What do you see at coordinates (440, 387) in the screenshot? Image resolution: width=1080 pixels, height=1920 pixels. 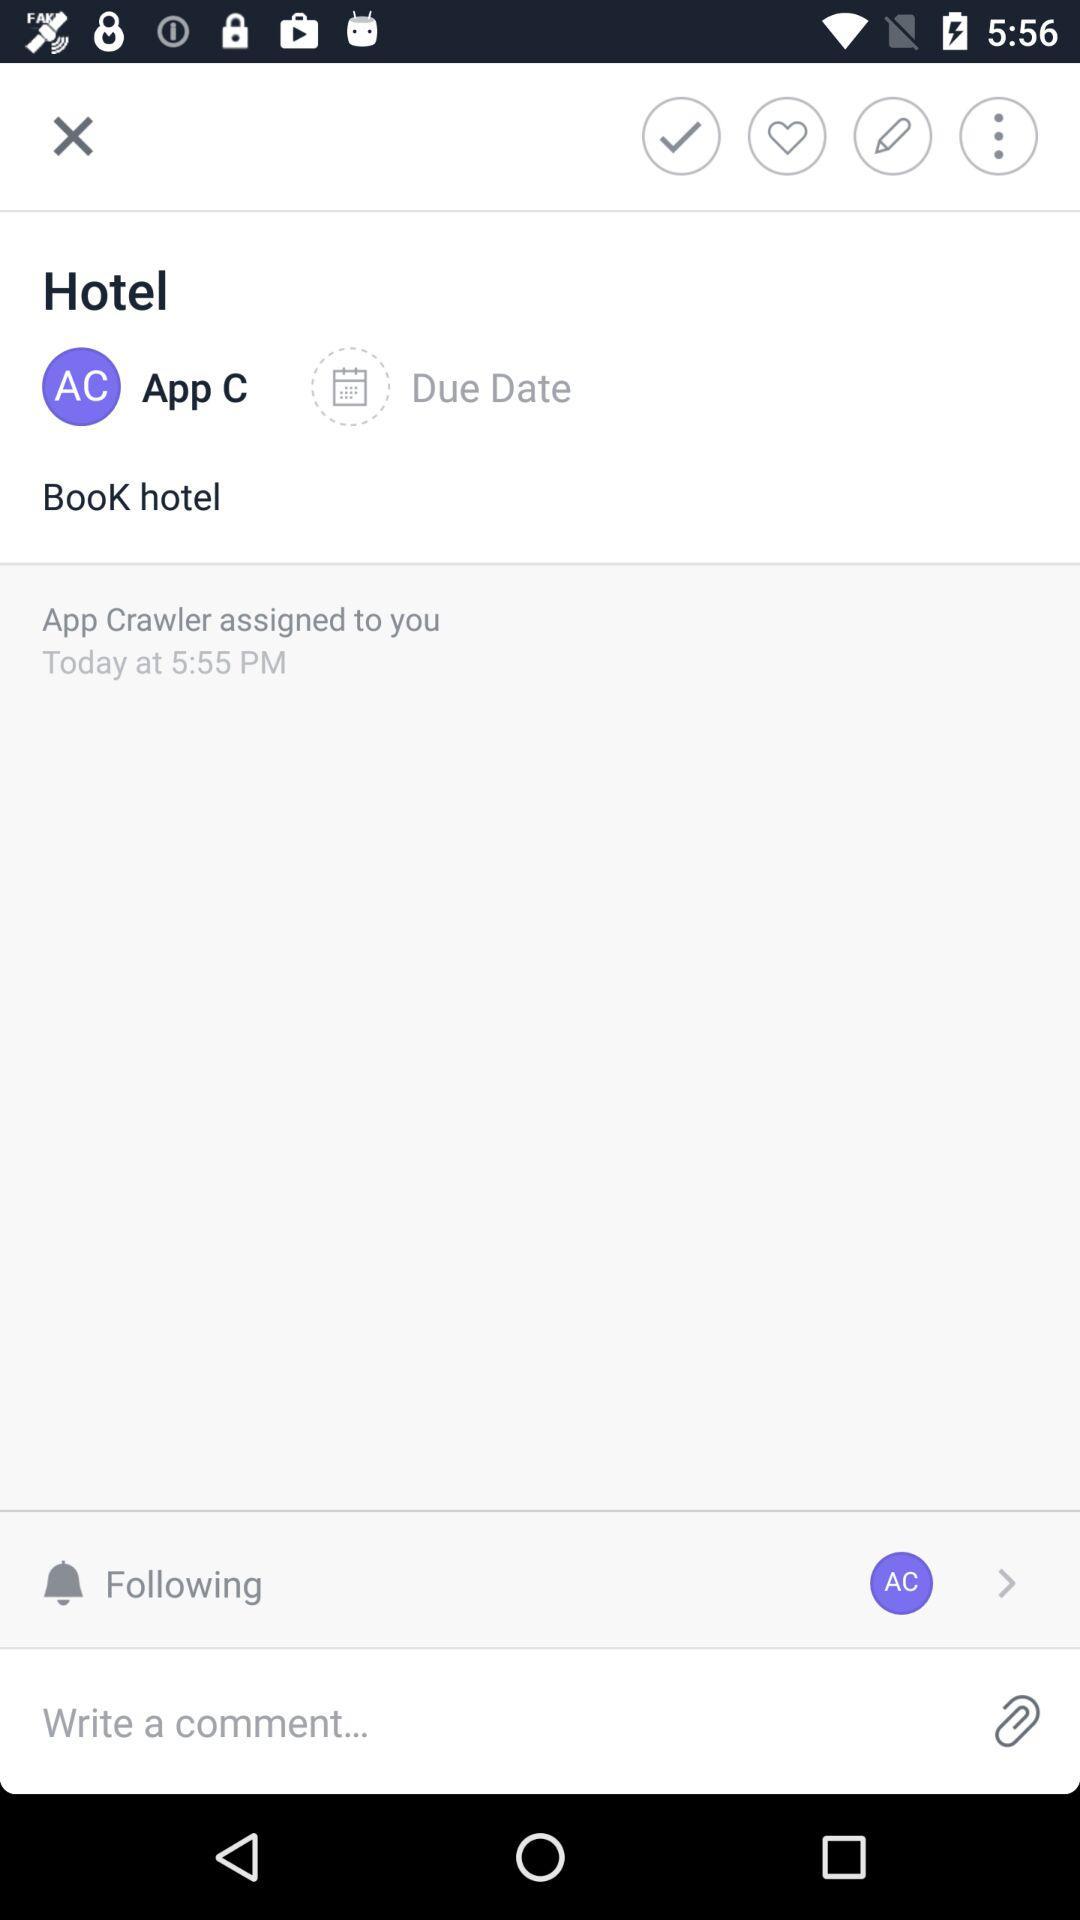 I see `due date` at bounding box center [440, 387].